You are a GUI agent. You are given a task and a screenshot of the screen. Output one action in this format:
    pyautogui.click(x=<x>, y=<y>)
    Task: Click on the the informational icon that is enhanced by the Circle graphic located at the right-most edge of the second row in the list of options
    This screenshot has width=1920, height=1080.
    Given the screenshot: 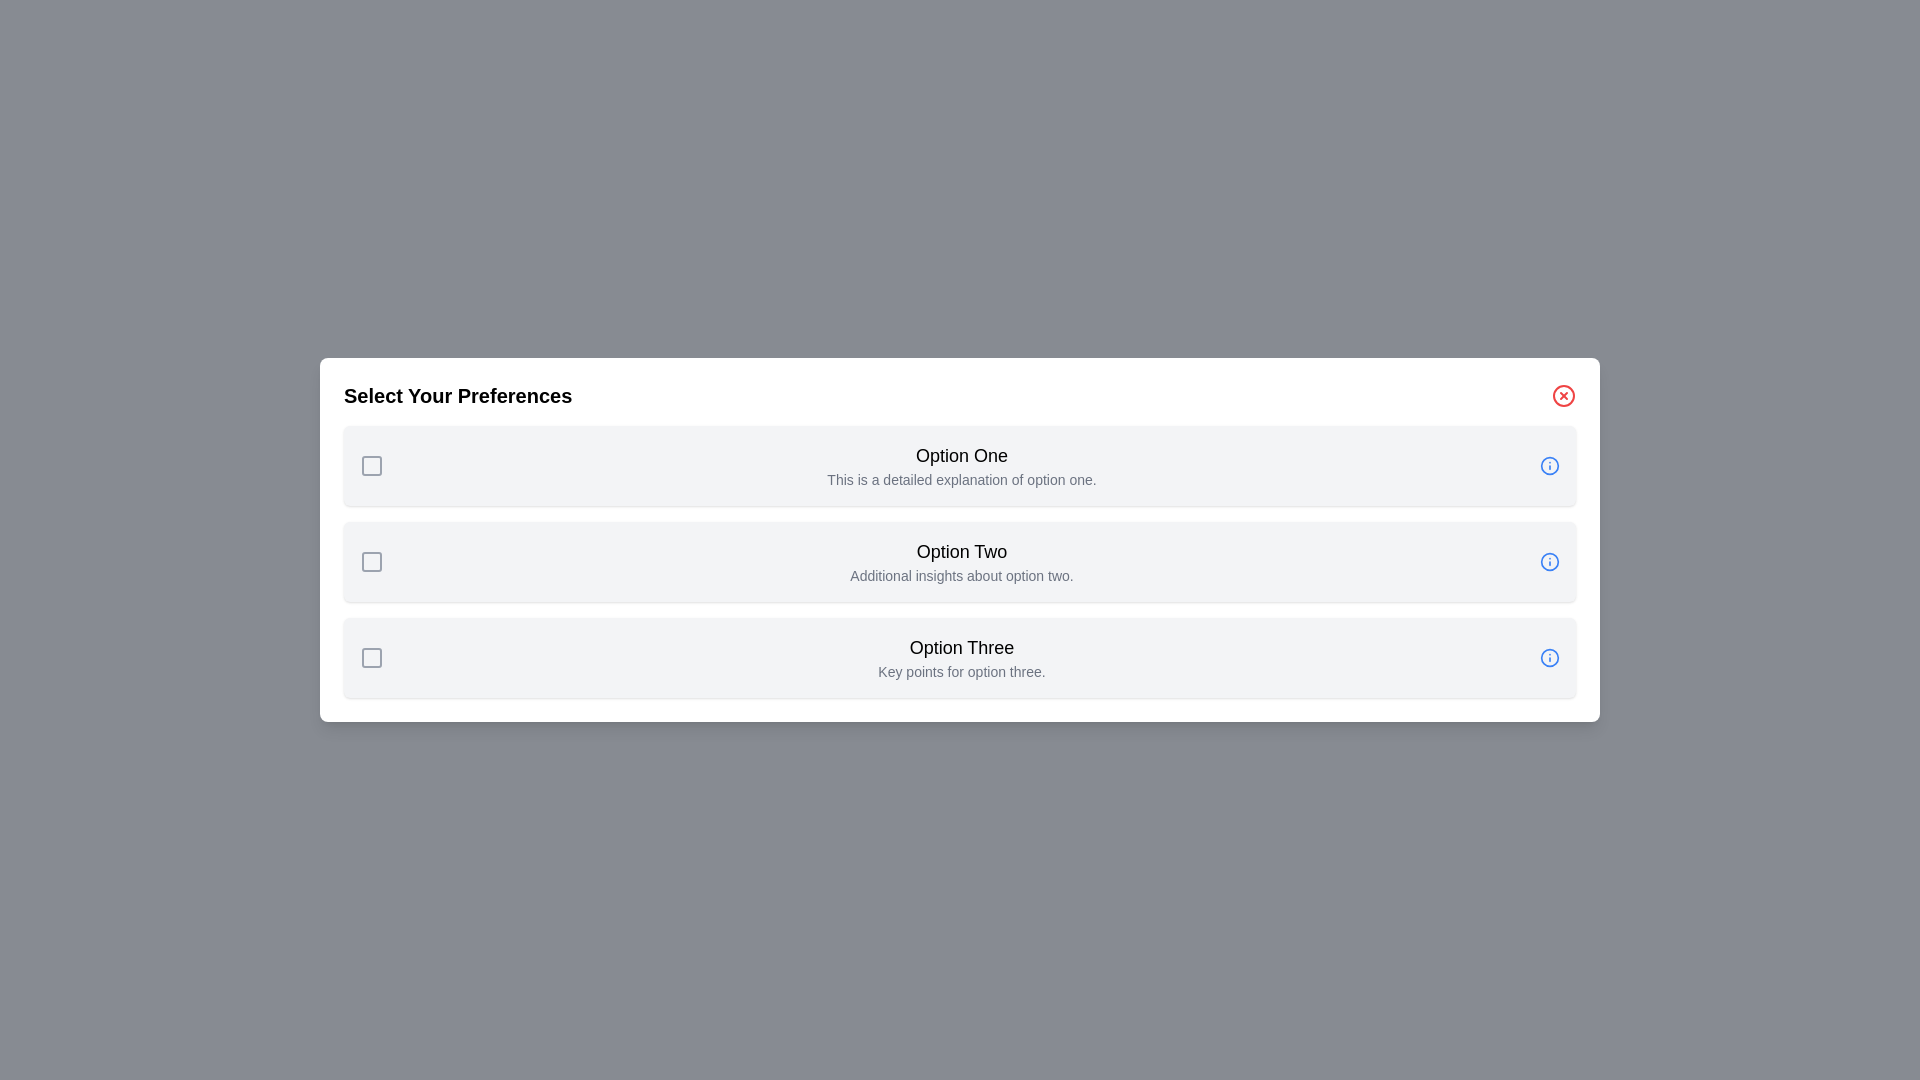 What is the action you would take?
    pyautogui.click(x=1549, y=562)
    